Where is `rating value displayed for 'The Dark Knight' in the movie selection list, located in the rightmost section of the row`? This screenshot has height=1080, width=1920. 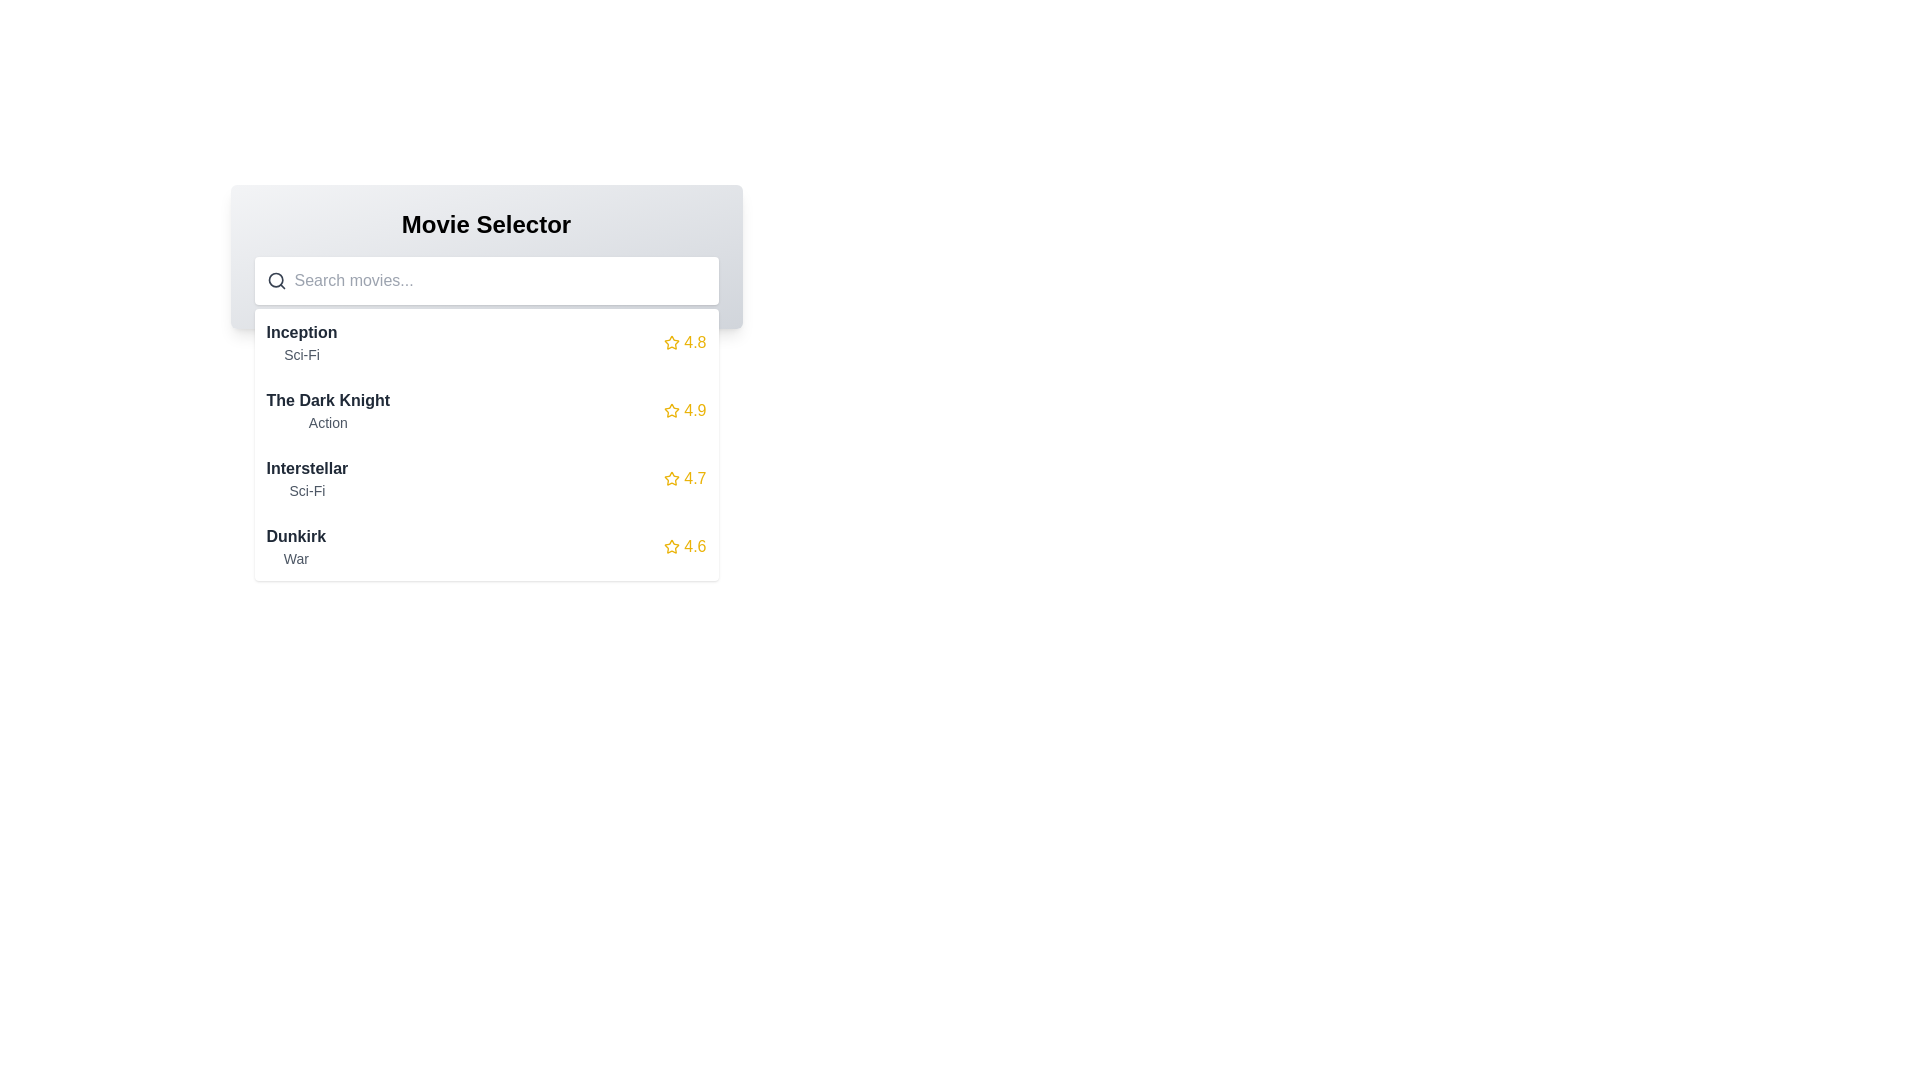
rating value displayed for 'The Dark Knight' in the movie selection list, located in the rightmost section of the row is located at coordinates (685, 410).